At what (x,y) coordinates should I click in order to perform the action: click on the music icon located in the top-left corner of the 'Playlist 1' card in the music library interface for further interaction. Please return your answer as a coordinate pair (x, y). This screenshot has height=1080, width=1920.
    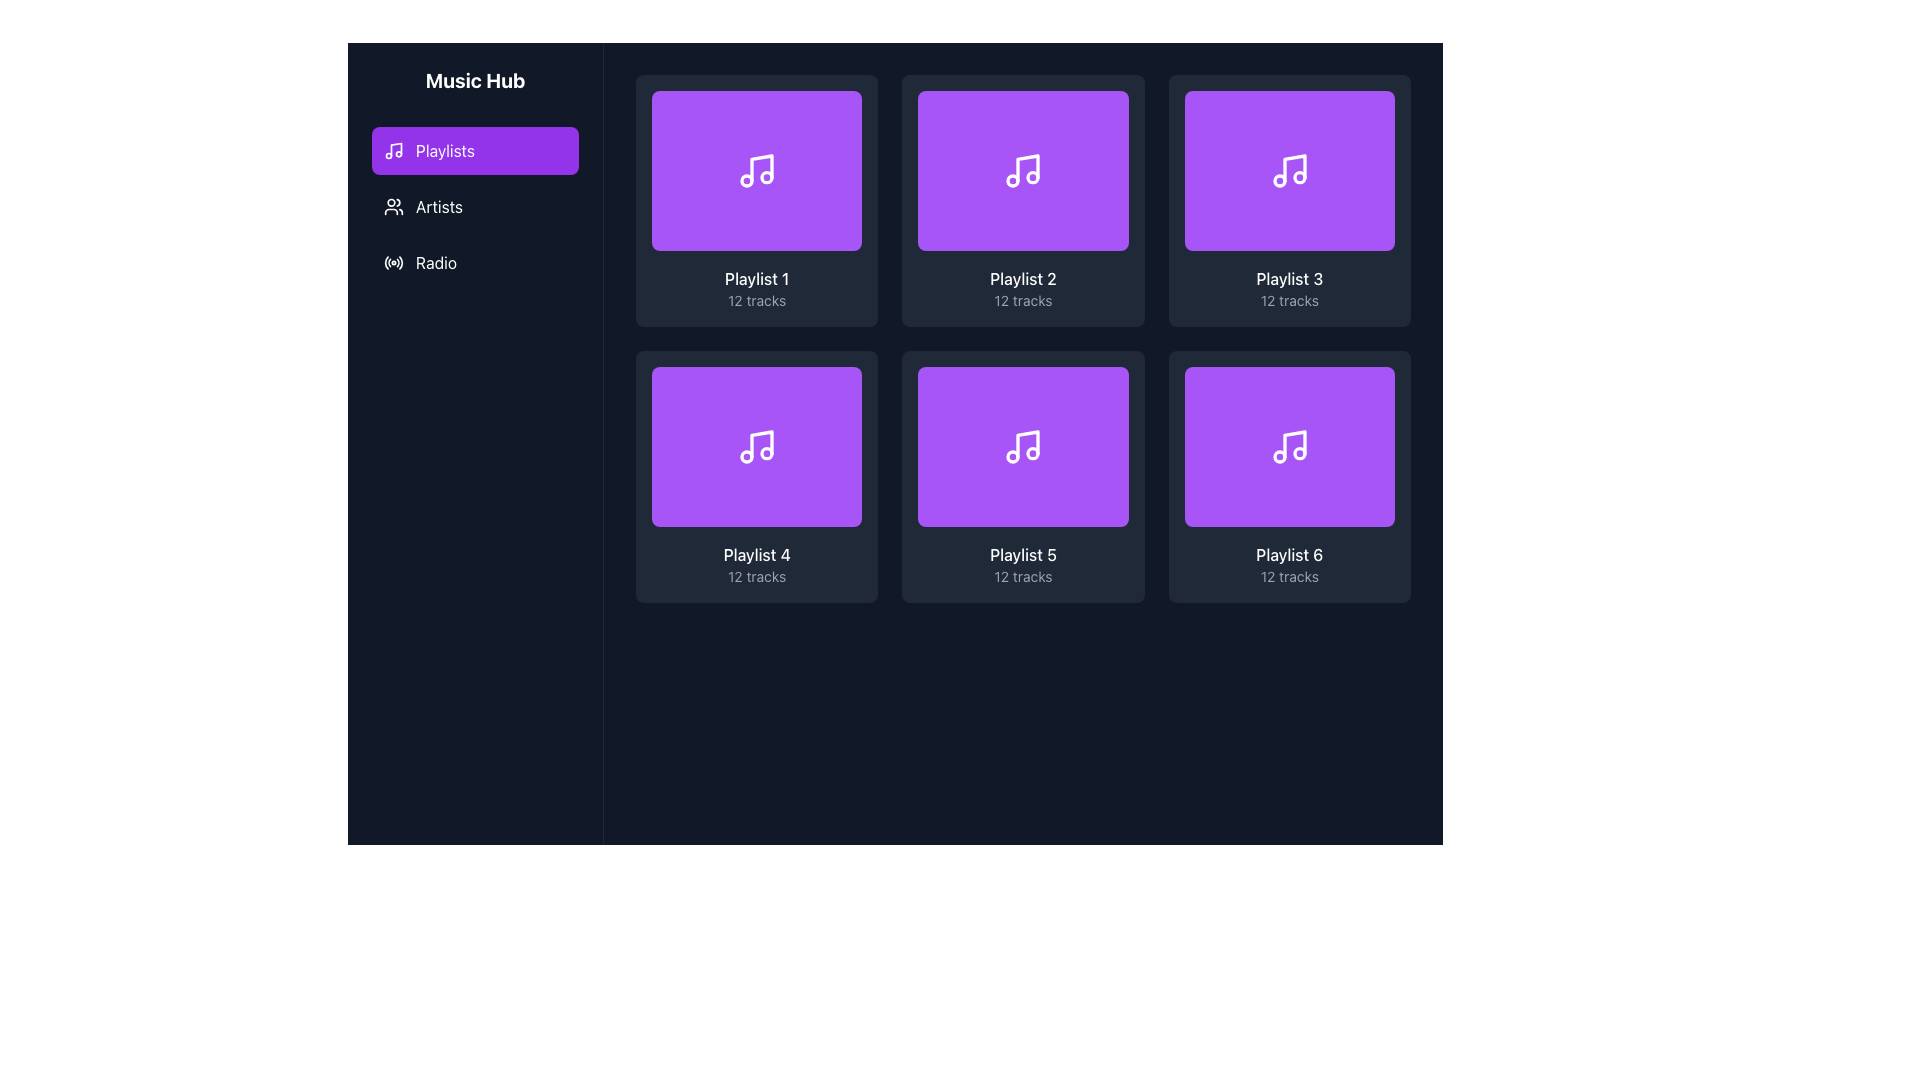
    Looking at the image, I should click on (756, 169).